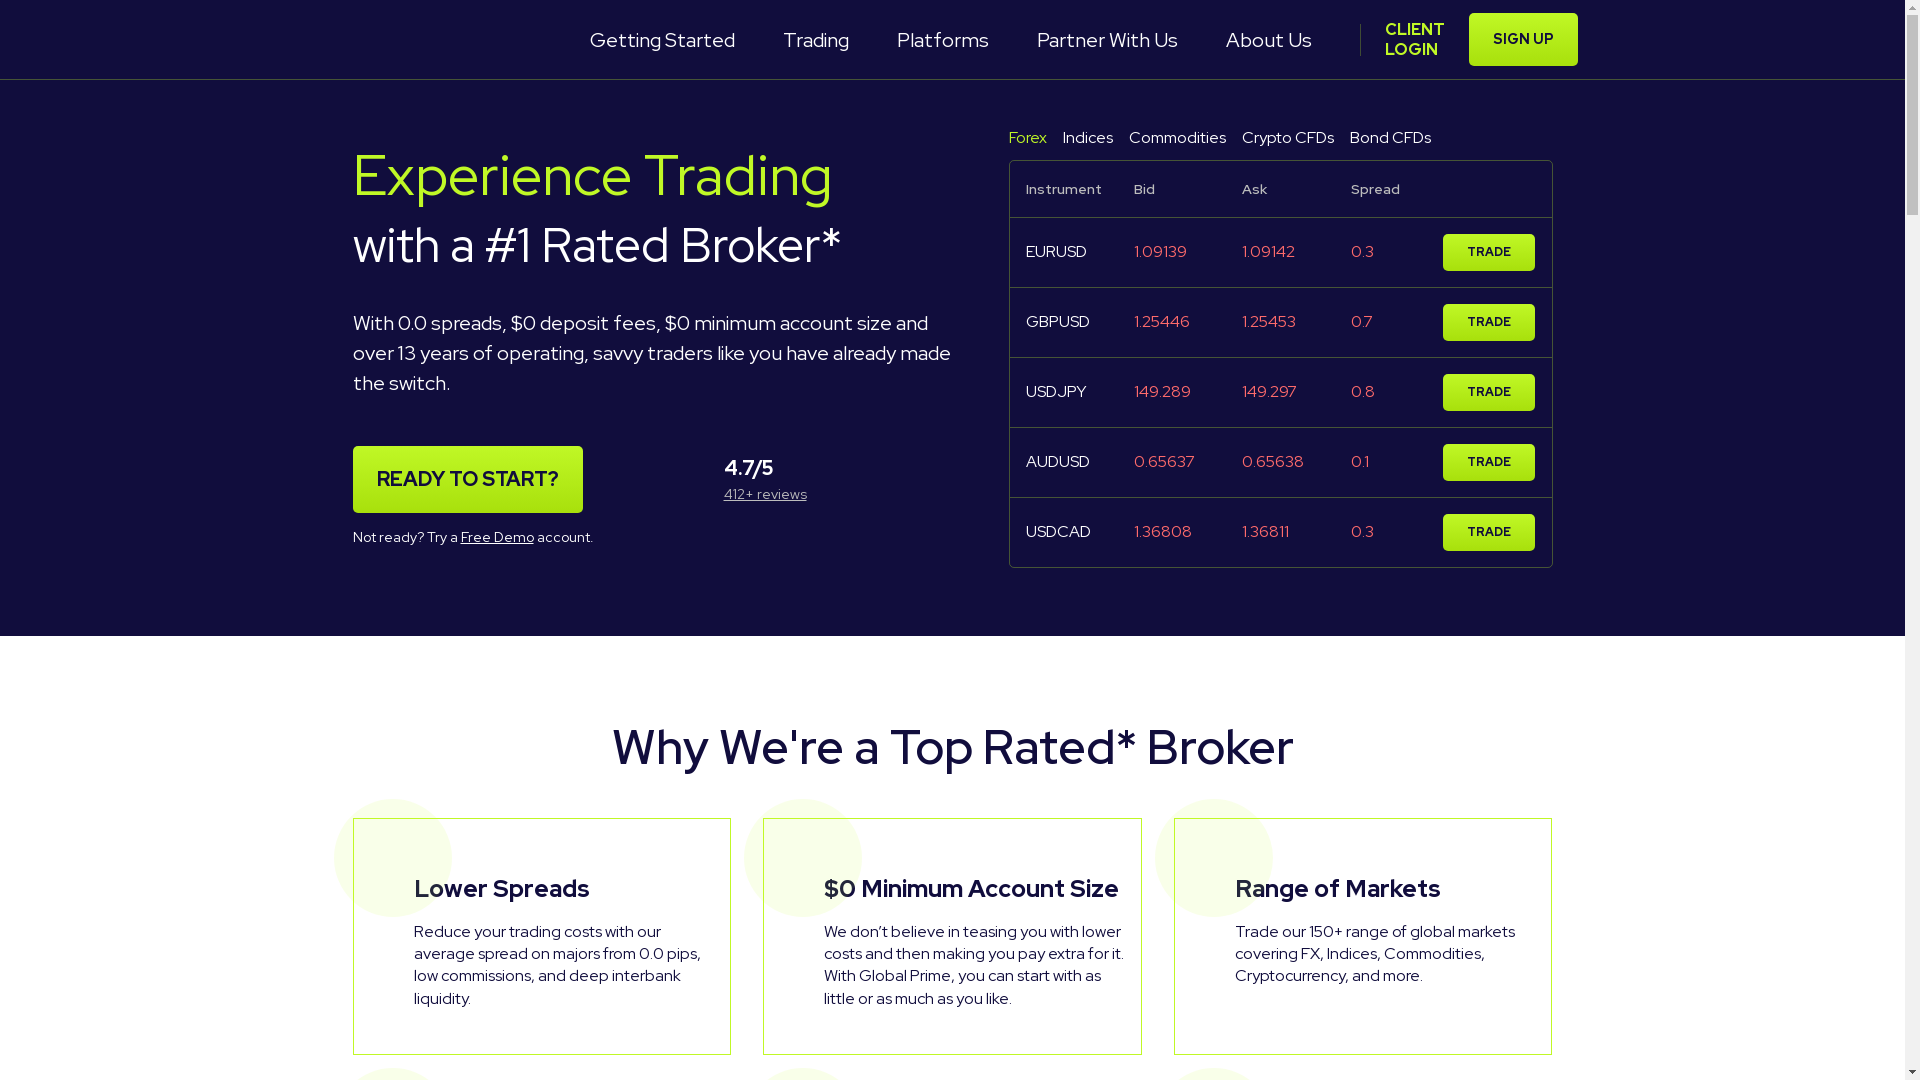 This screenshot has height=1080, width=1920. Describe the element at coordinates (1382, 38) in the screenshot. I see `'CLIENT LOGIN'` at that location.